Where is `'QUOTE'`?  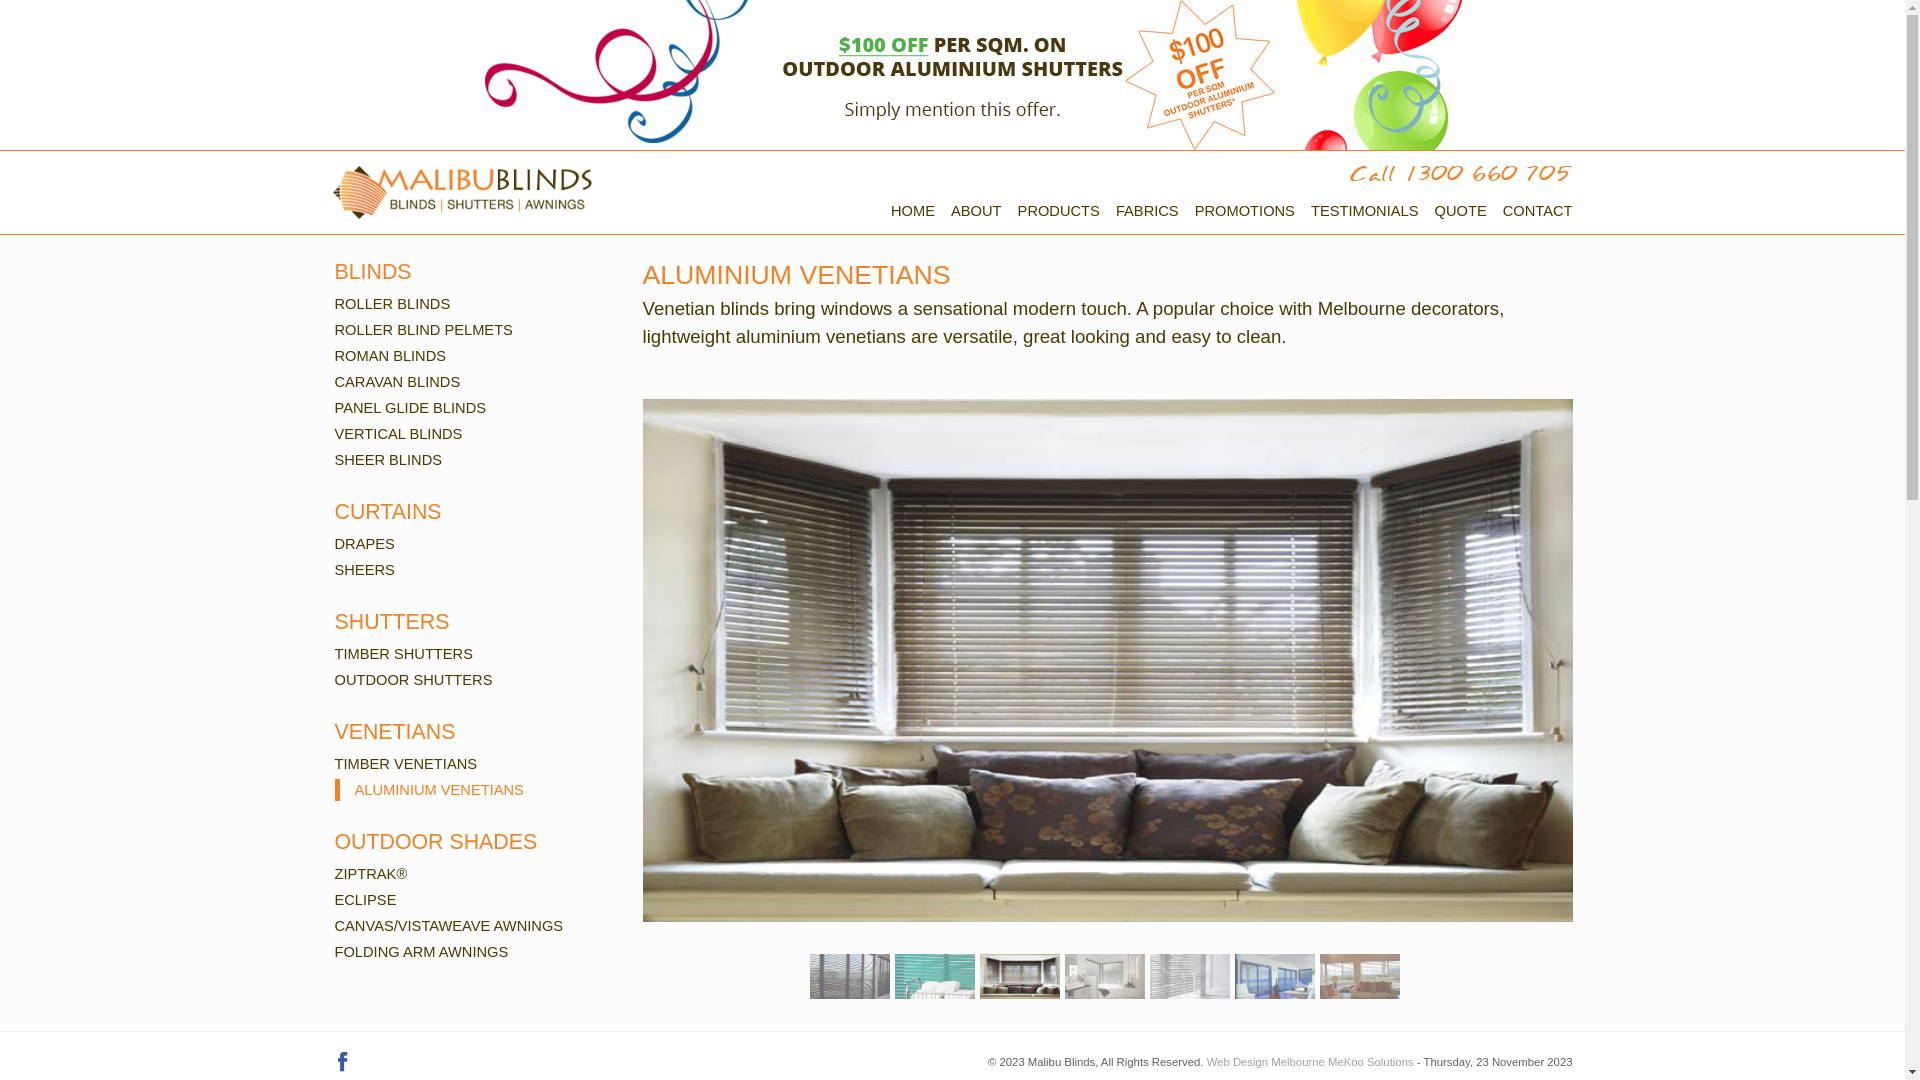
'QUOTE' is located at coordinates (1460, 211).